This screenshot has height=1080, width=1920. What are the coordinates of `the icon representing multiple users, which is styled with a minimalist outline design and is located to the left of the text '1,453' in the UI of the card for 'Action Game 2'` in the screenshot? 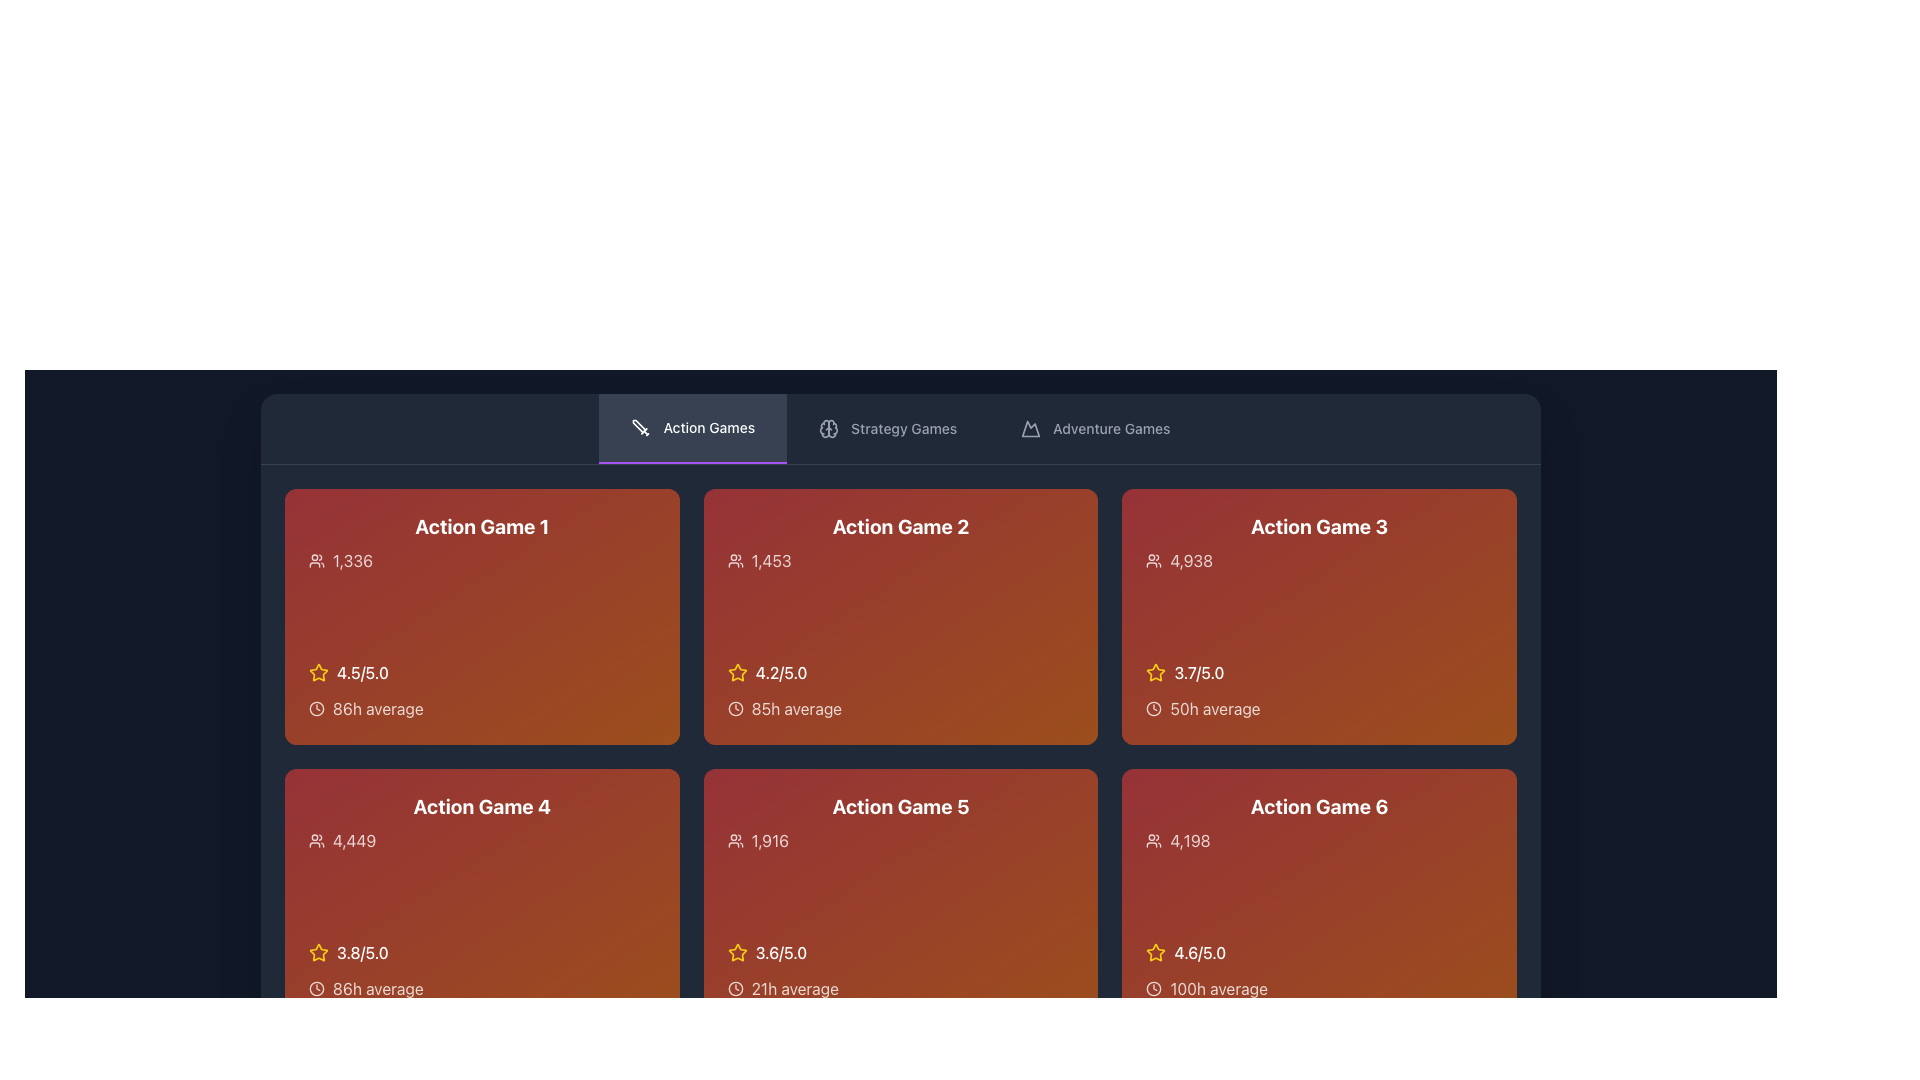 It's located at (734, 560).